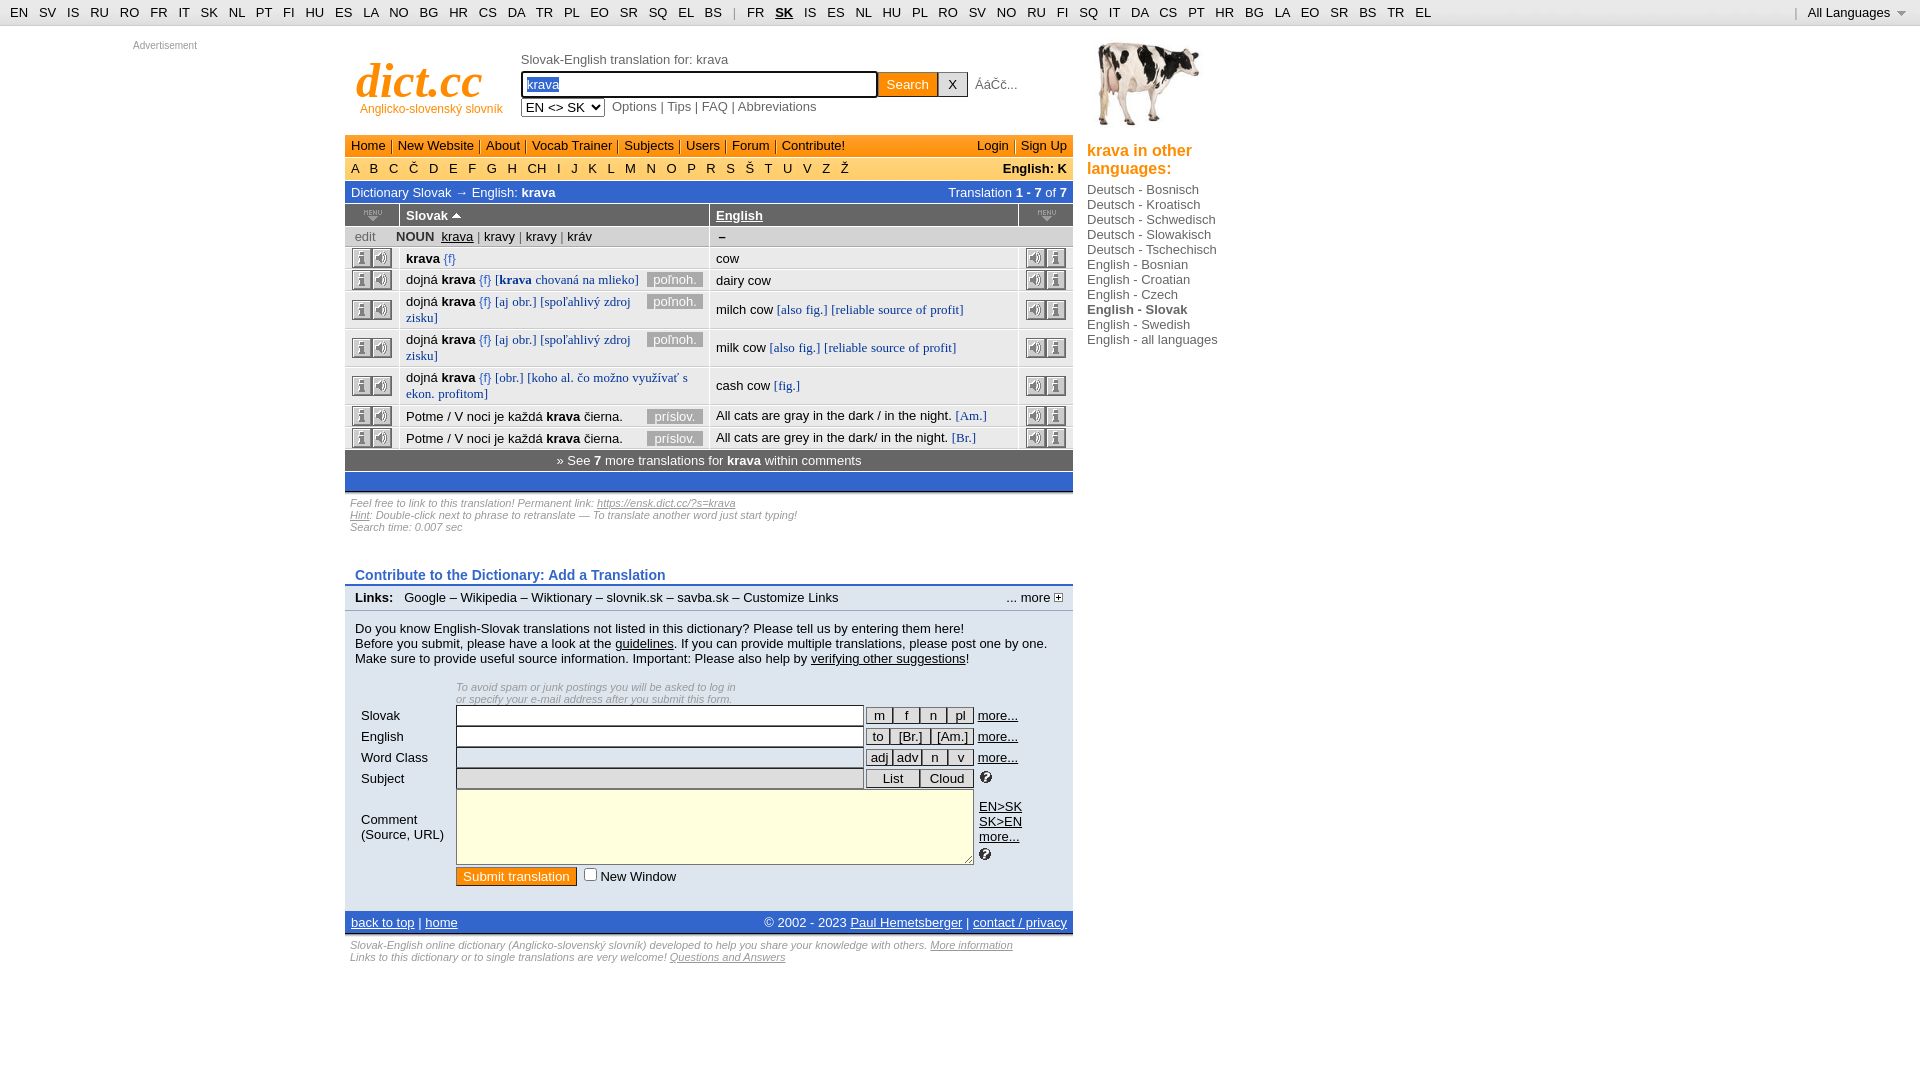 This screenshot has width=1920, height=1080. What do you see at coordinates (826, 167) in the screenshot?
I see `'Z'` at bounding box center [826, 167].